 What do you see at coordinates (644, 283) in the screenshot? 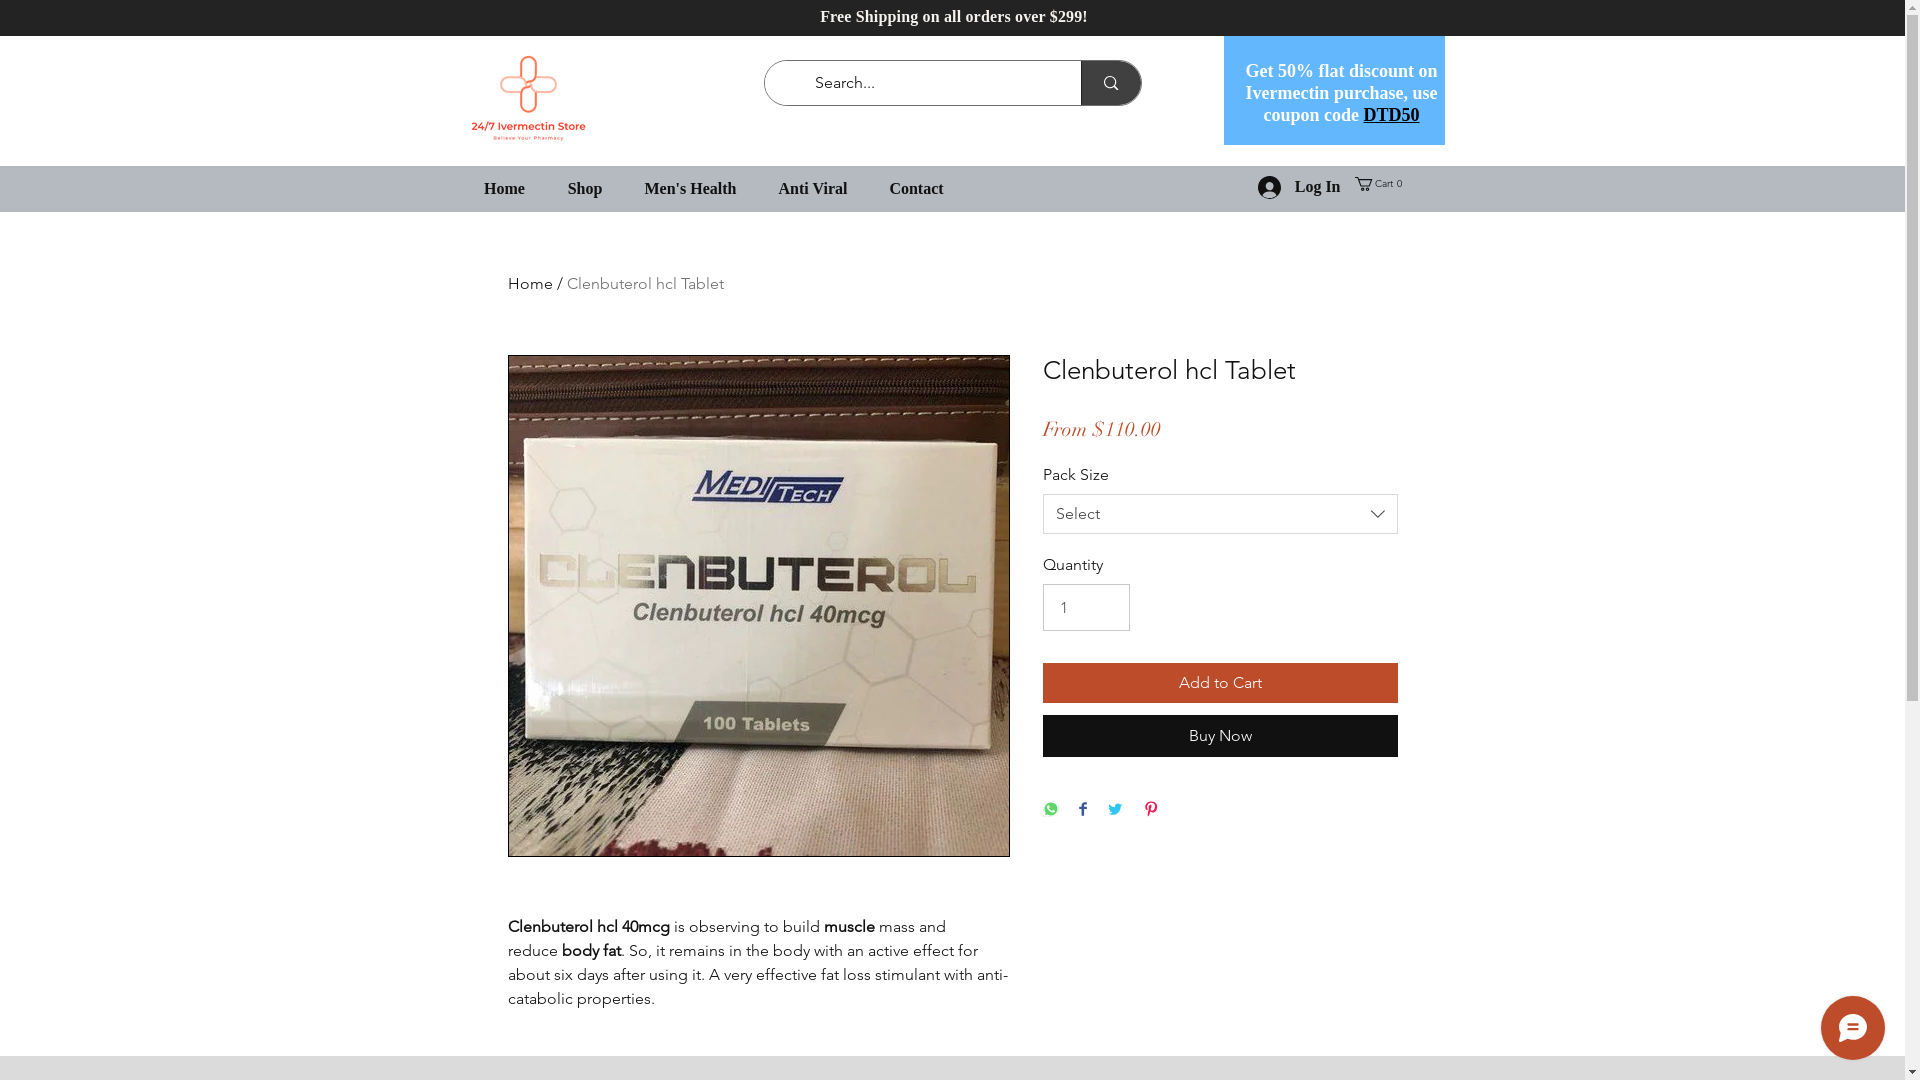
I see `'Clenbuterol hcl Tablet'` at bounding box center [644, 283].